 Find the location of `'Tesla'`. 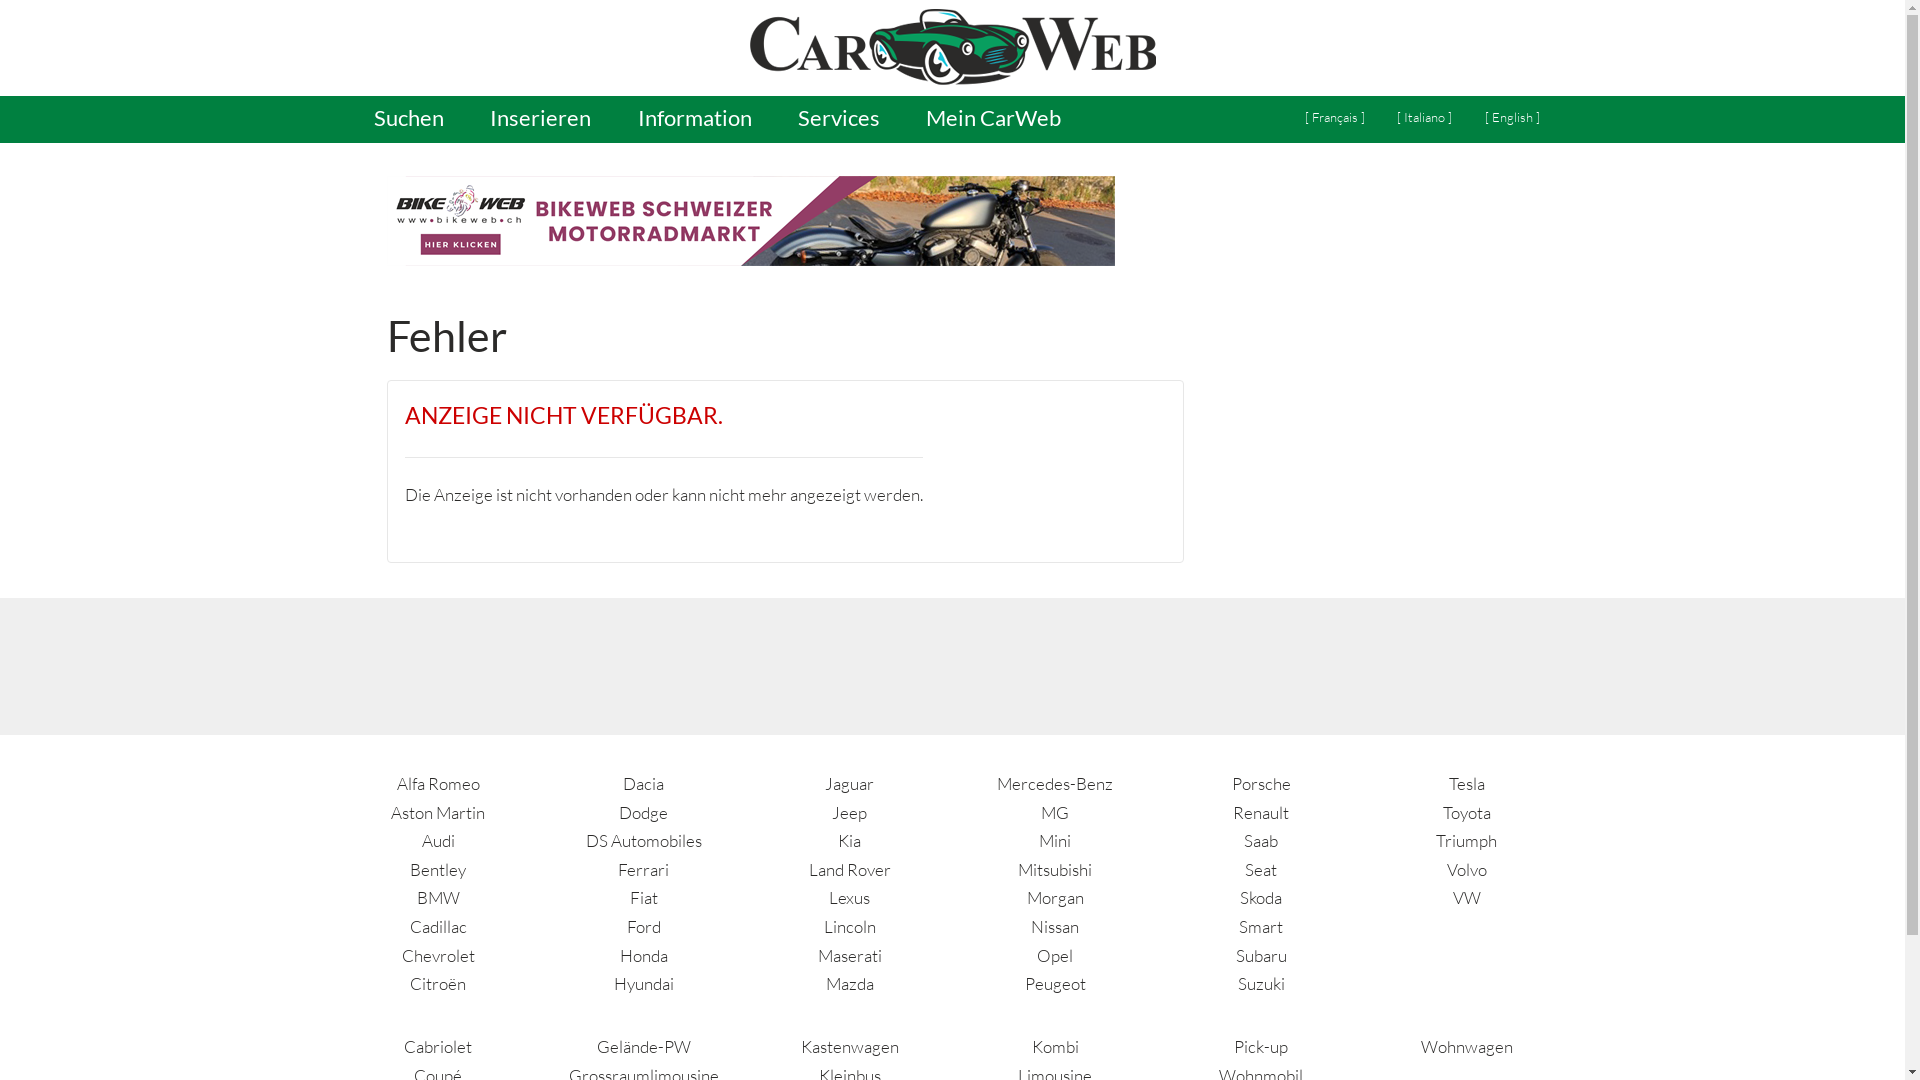

'Tesla' is located at coordinates (1467, 782).